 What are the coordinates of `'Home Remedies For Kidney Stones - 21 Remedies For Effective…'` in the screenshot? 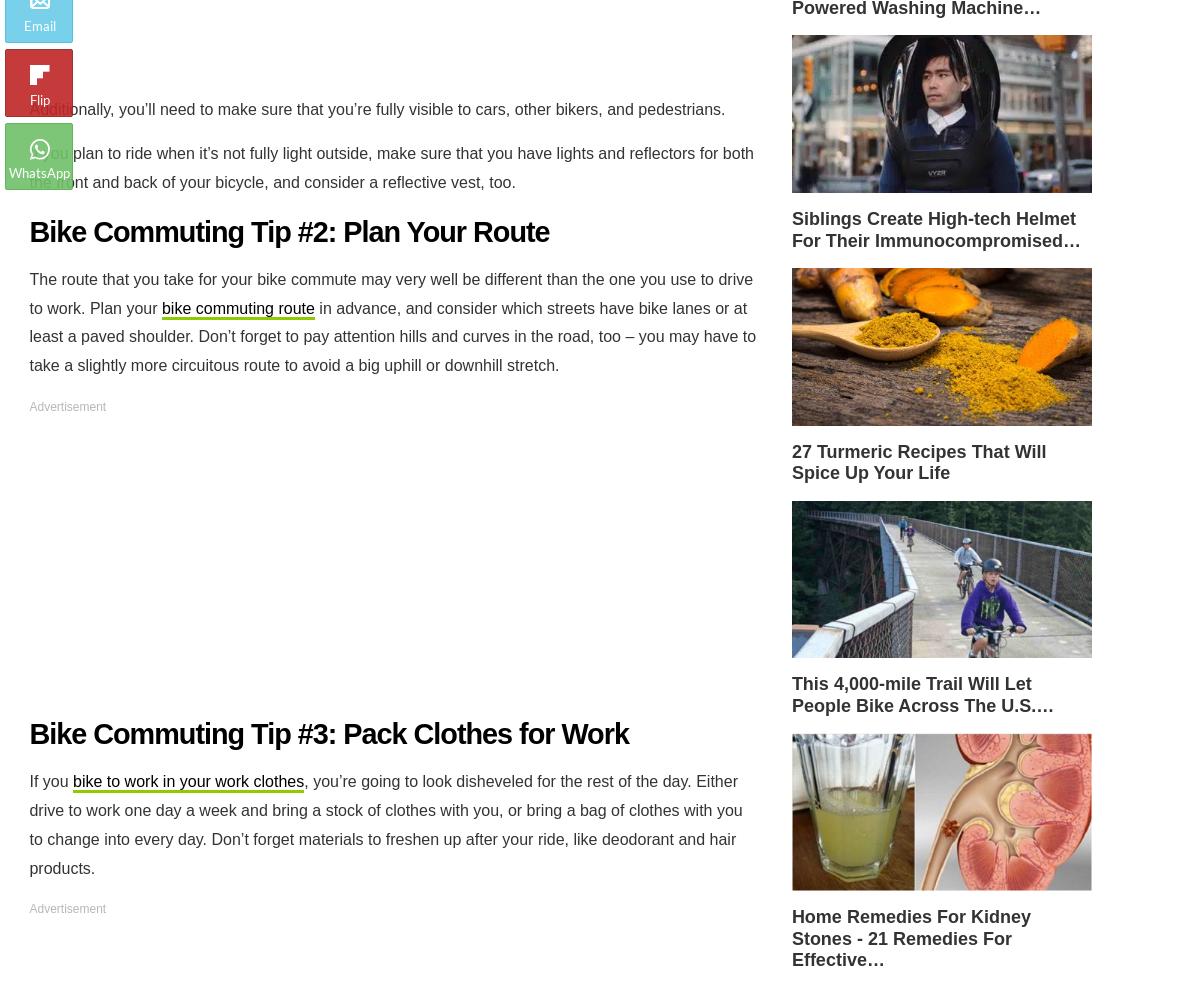 It's located at (790, 937).